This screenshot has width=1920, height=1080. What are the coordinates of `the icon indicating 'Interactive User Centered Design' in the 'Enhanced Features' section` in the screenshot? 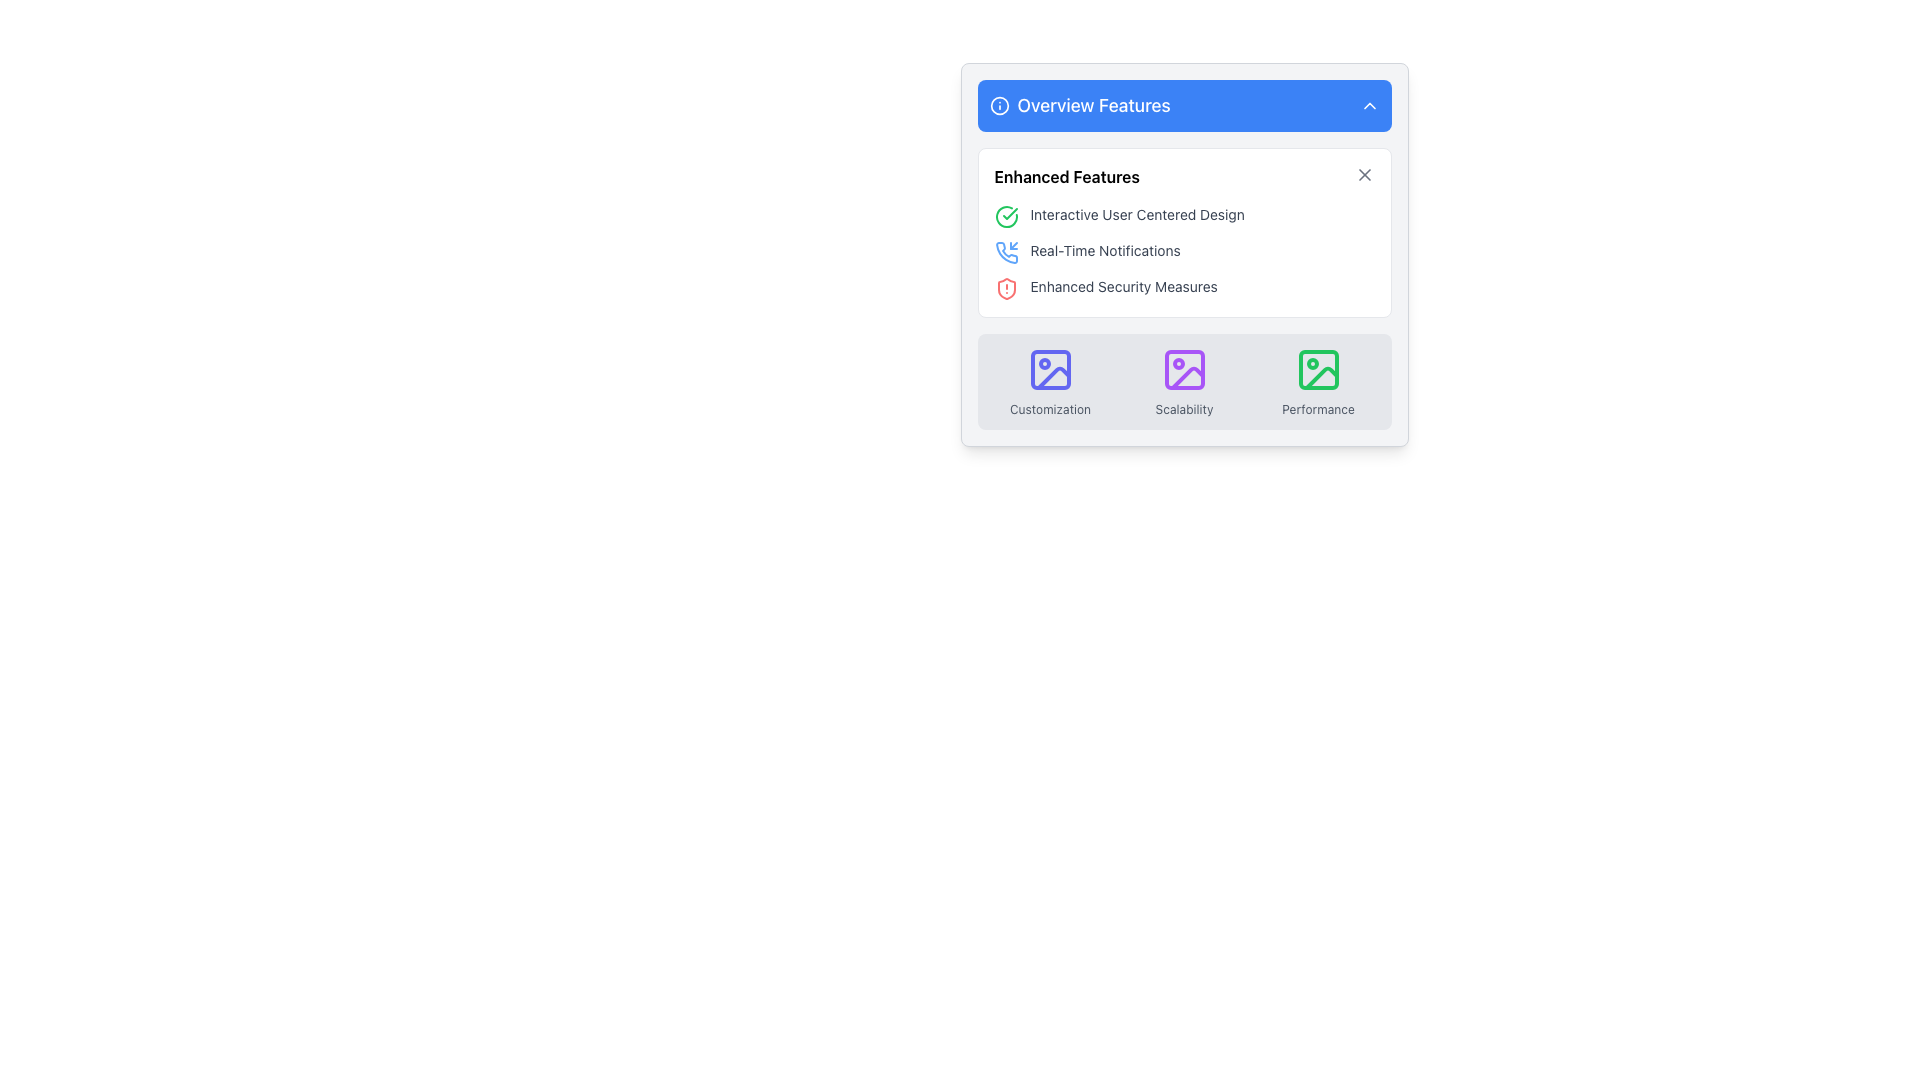 It's located at (1006, 216).